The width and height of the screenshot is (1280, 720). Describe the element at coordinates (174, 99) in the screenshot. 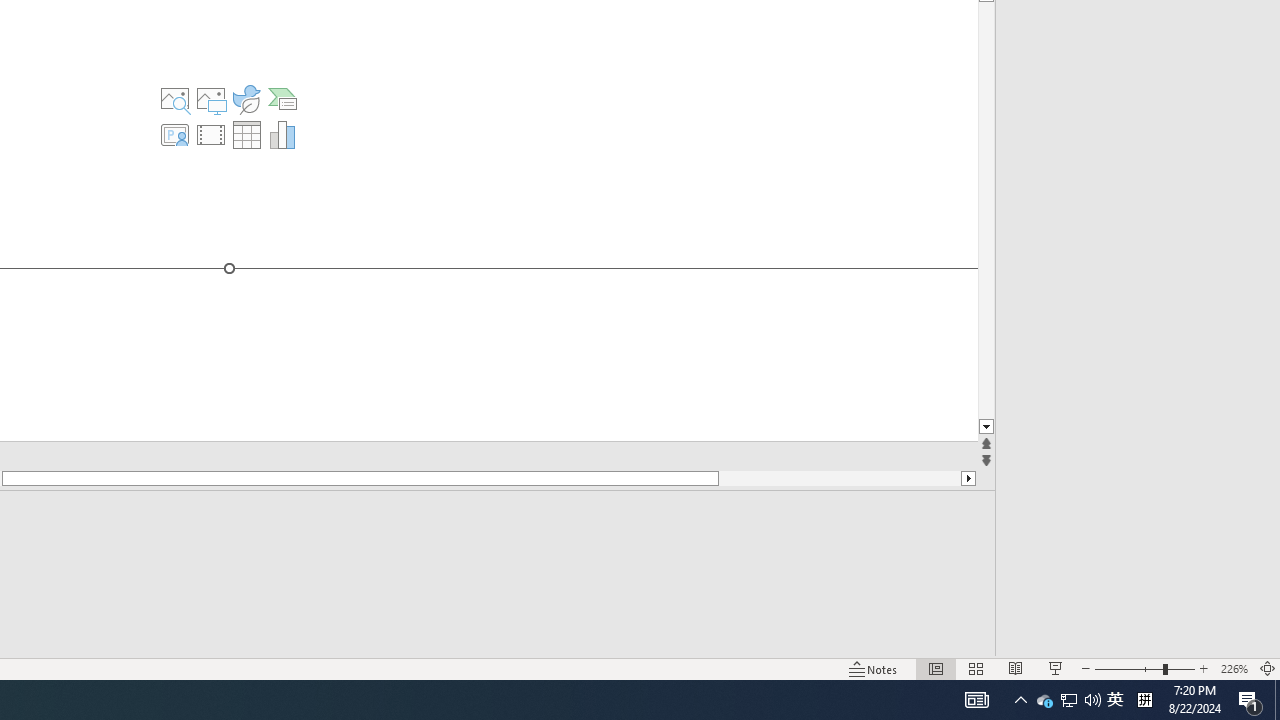

I see `'Stock Images'` at that location.